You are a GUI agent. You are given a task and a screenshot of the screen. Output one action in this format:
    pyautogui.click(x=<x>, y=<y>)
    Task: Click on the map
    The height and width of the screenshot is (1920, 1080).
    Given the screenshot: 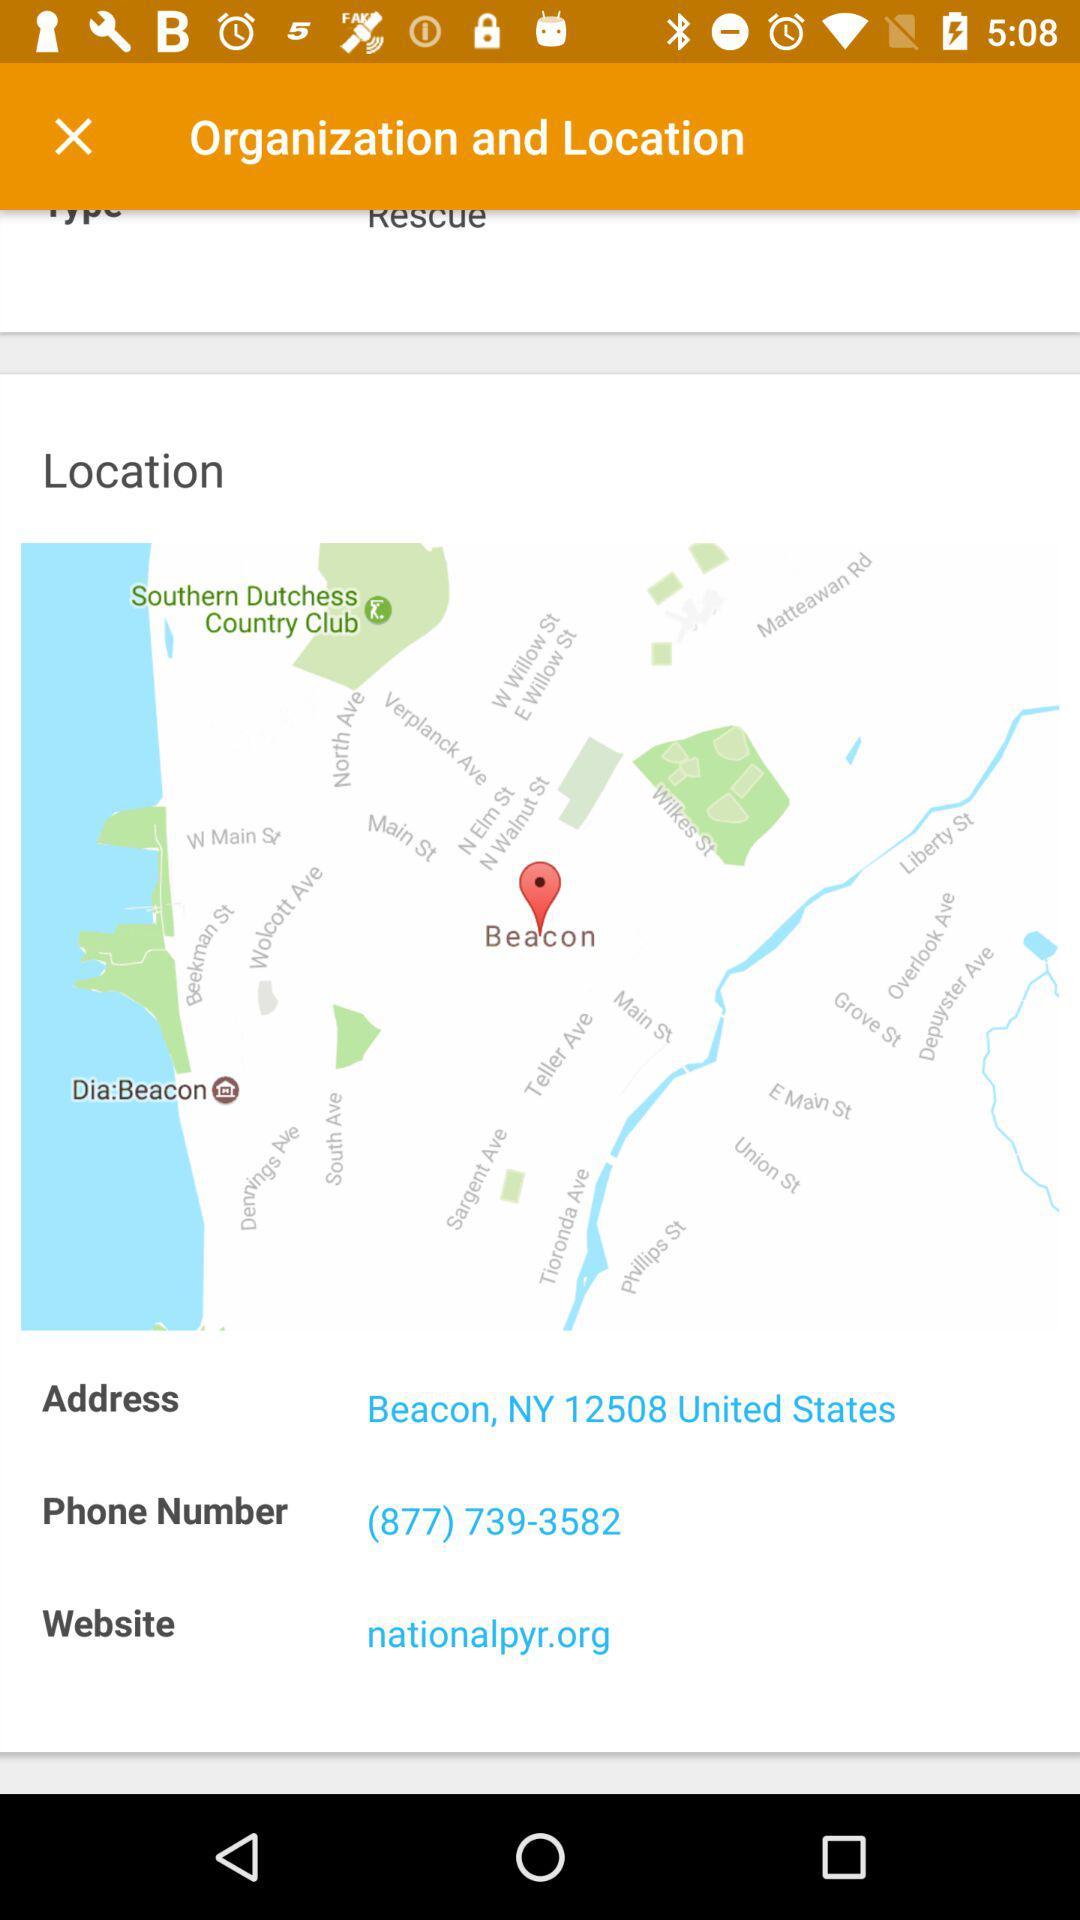 What is the action you would take?
    pyautogui.click(x=540, y=935)
    